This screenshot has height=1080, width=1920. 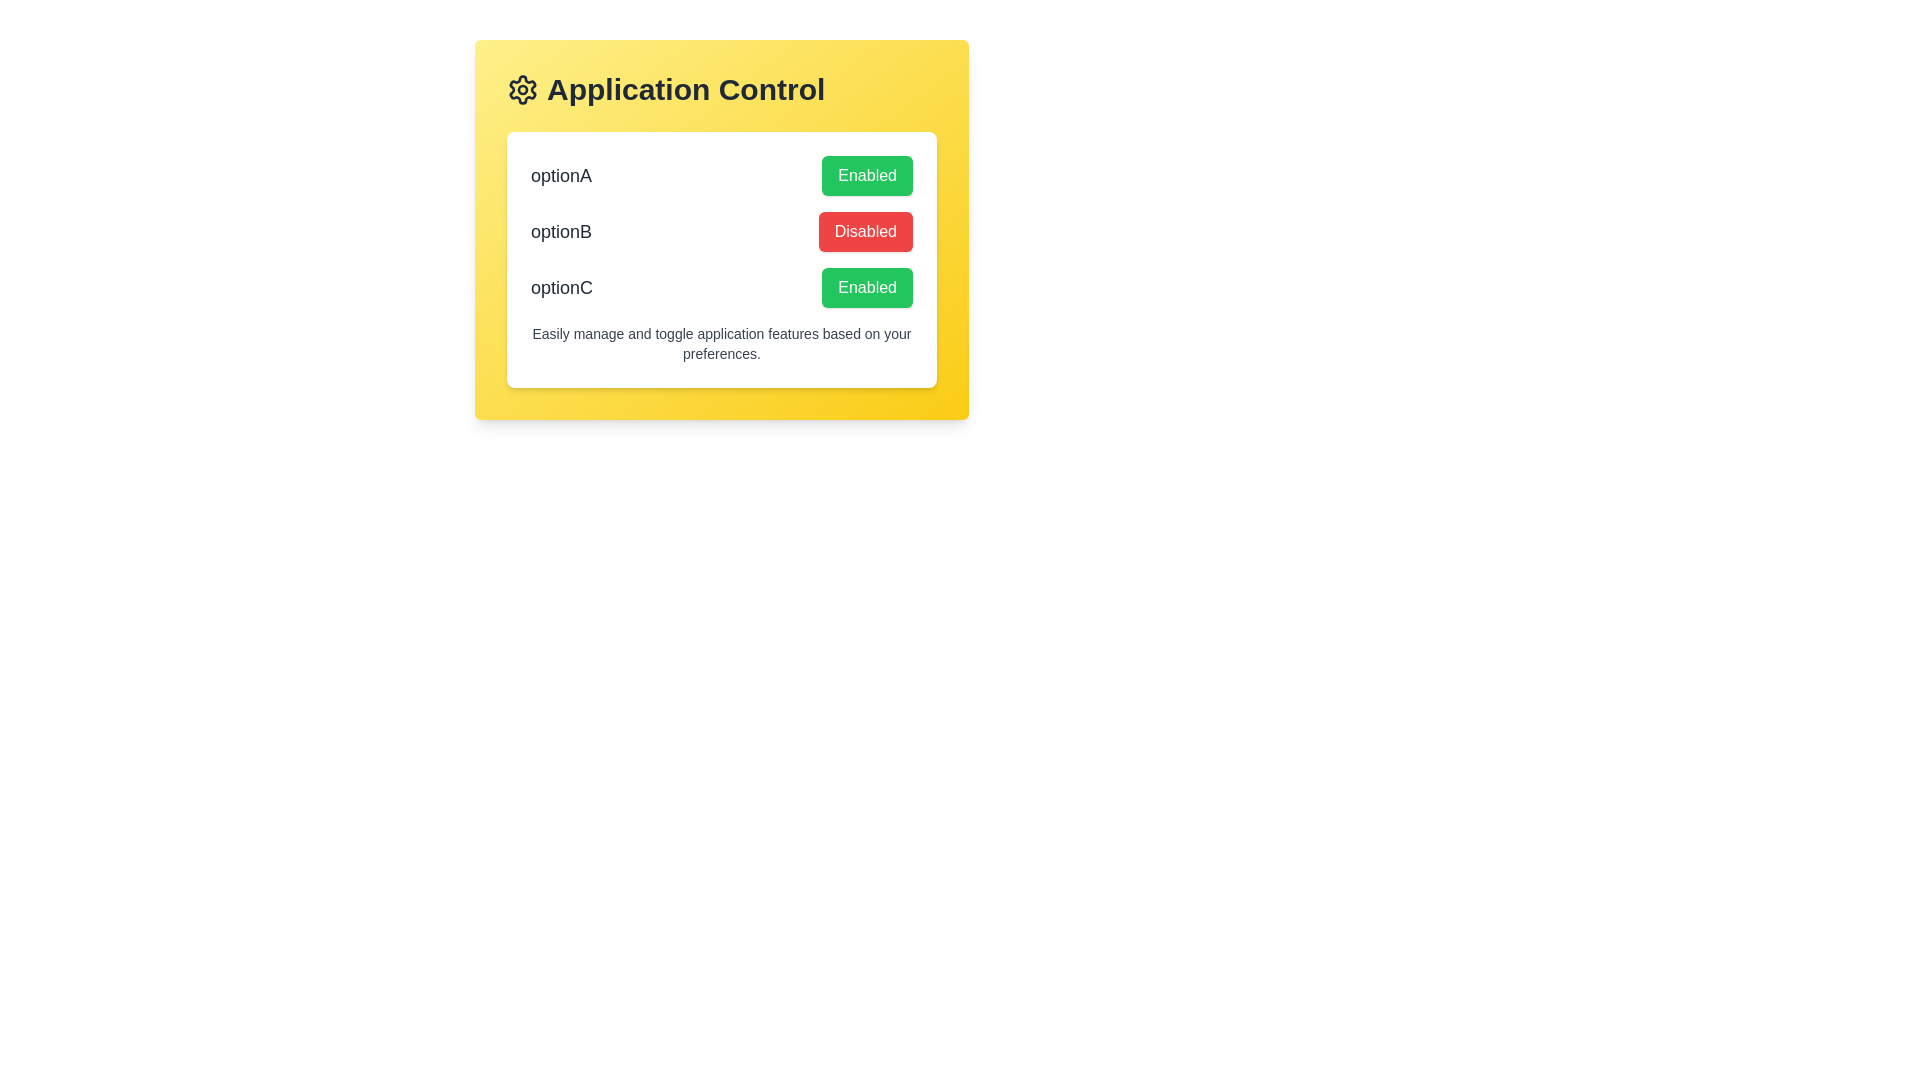 What do you see at coordinates (867, 288) in the screenshot?
I see `the 'Enabled' button with a green background located at the far right of the 'optionC' row` at bounding box center [867, 288].